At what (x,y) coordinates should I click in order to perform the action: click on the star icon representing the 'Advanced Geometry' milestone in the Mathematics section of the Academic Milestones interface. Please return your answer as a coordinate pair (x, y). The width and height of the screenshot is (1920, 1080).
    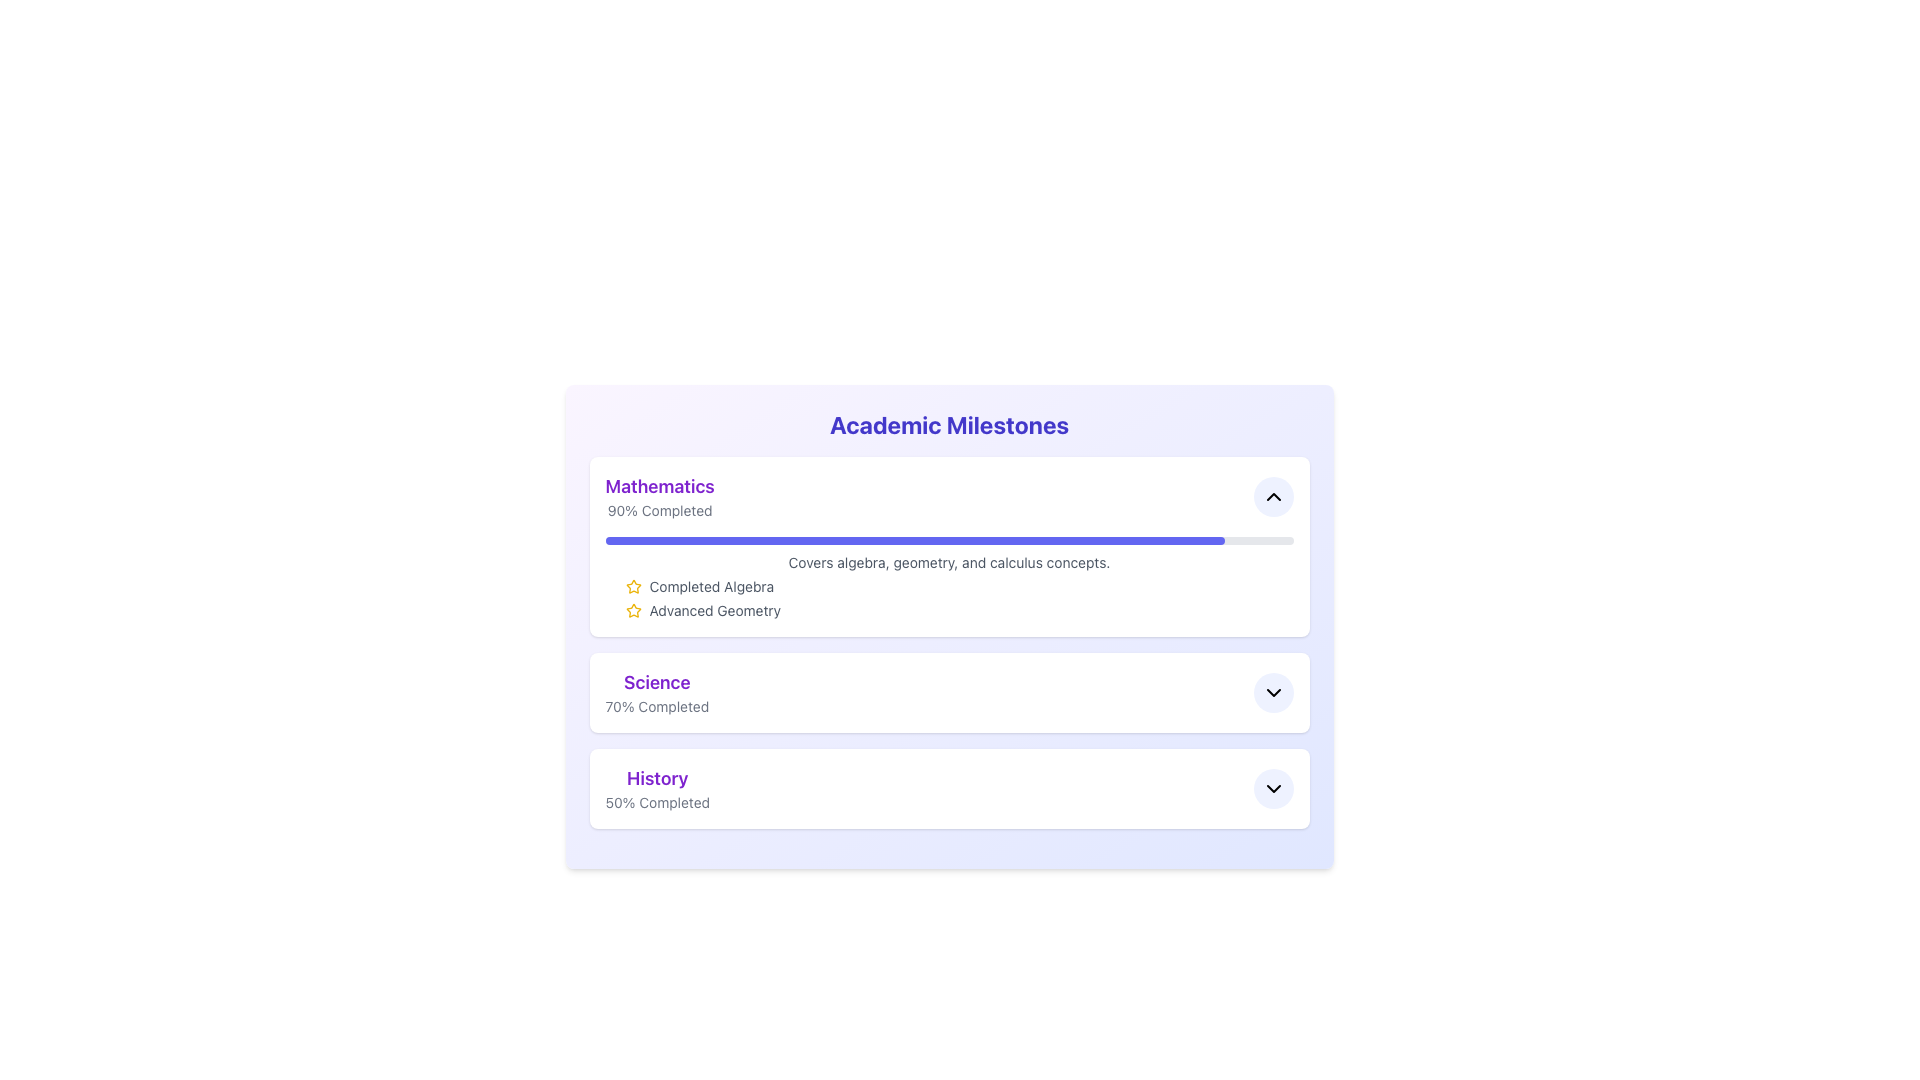
    Looking at the image, I should click on (632, 585).